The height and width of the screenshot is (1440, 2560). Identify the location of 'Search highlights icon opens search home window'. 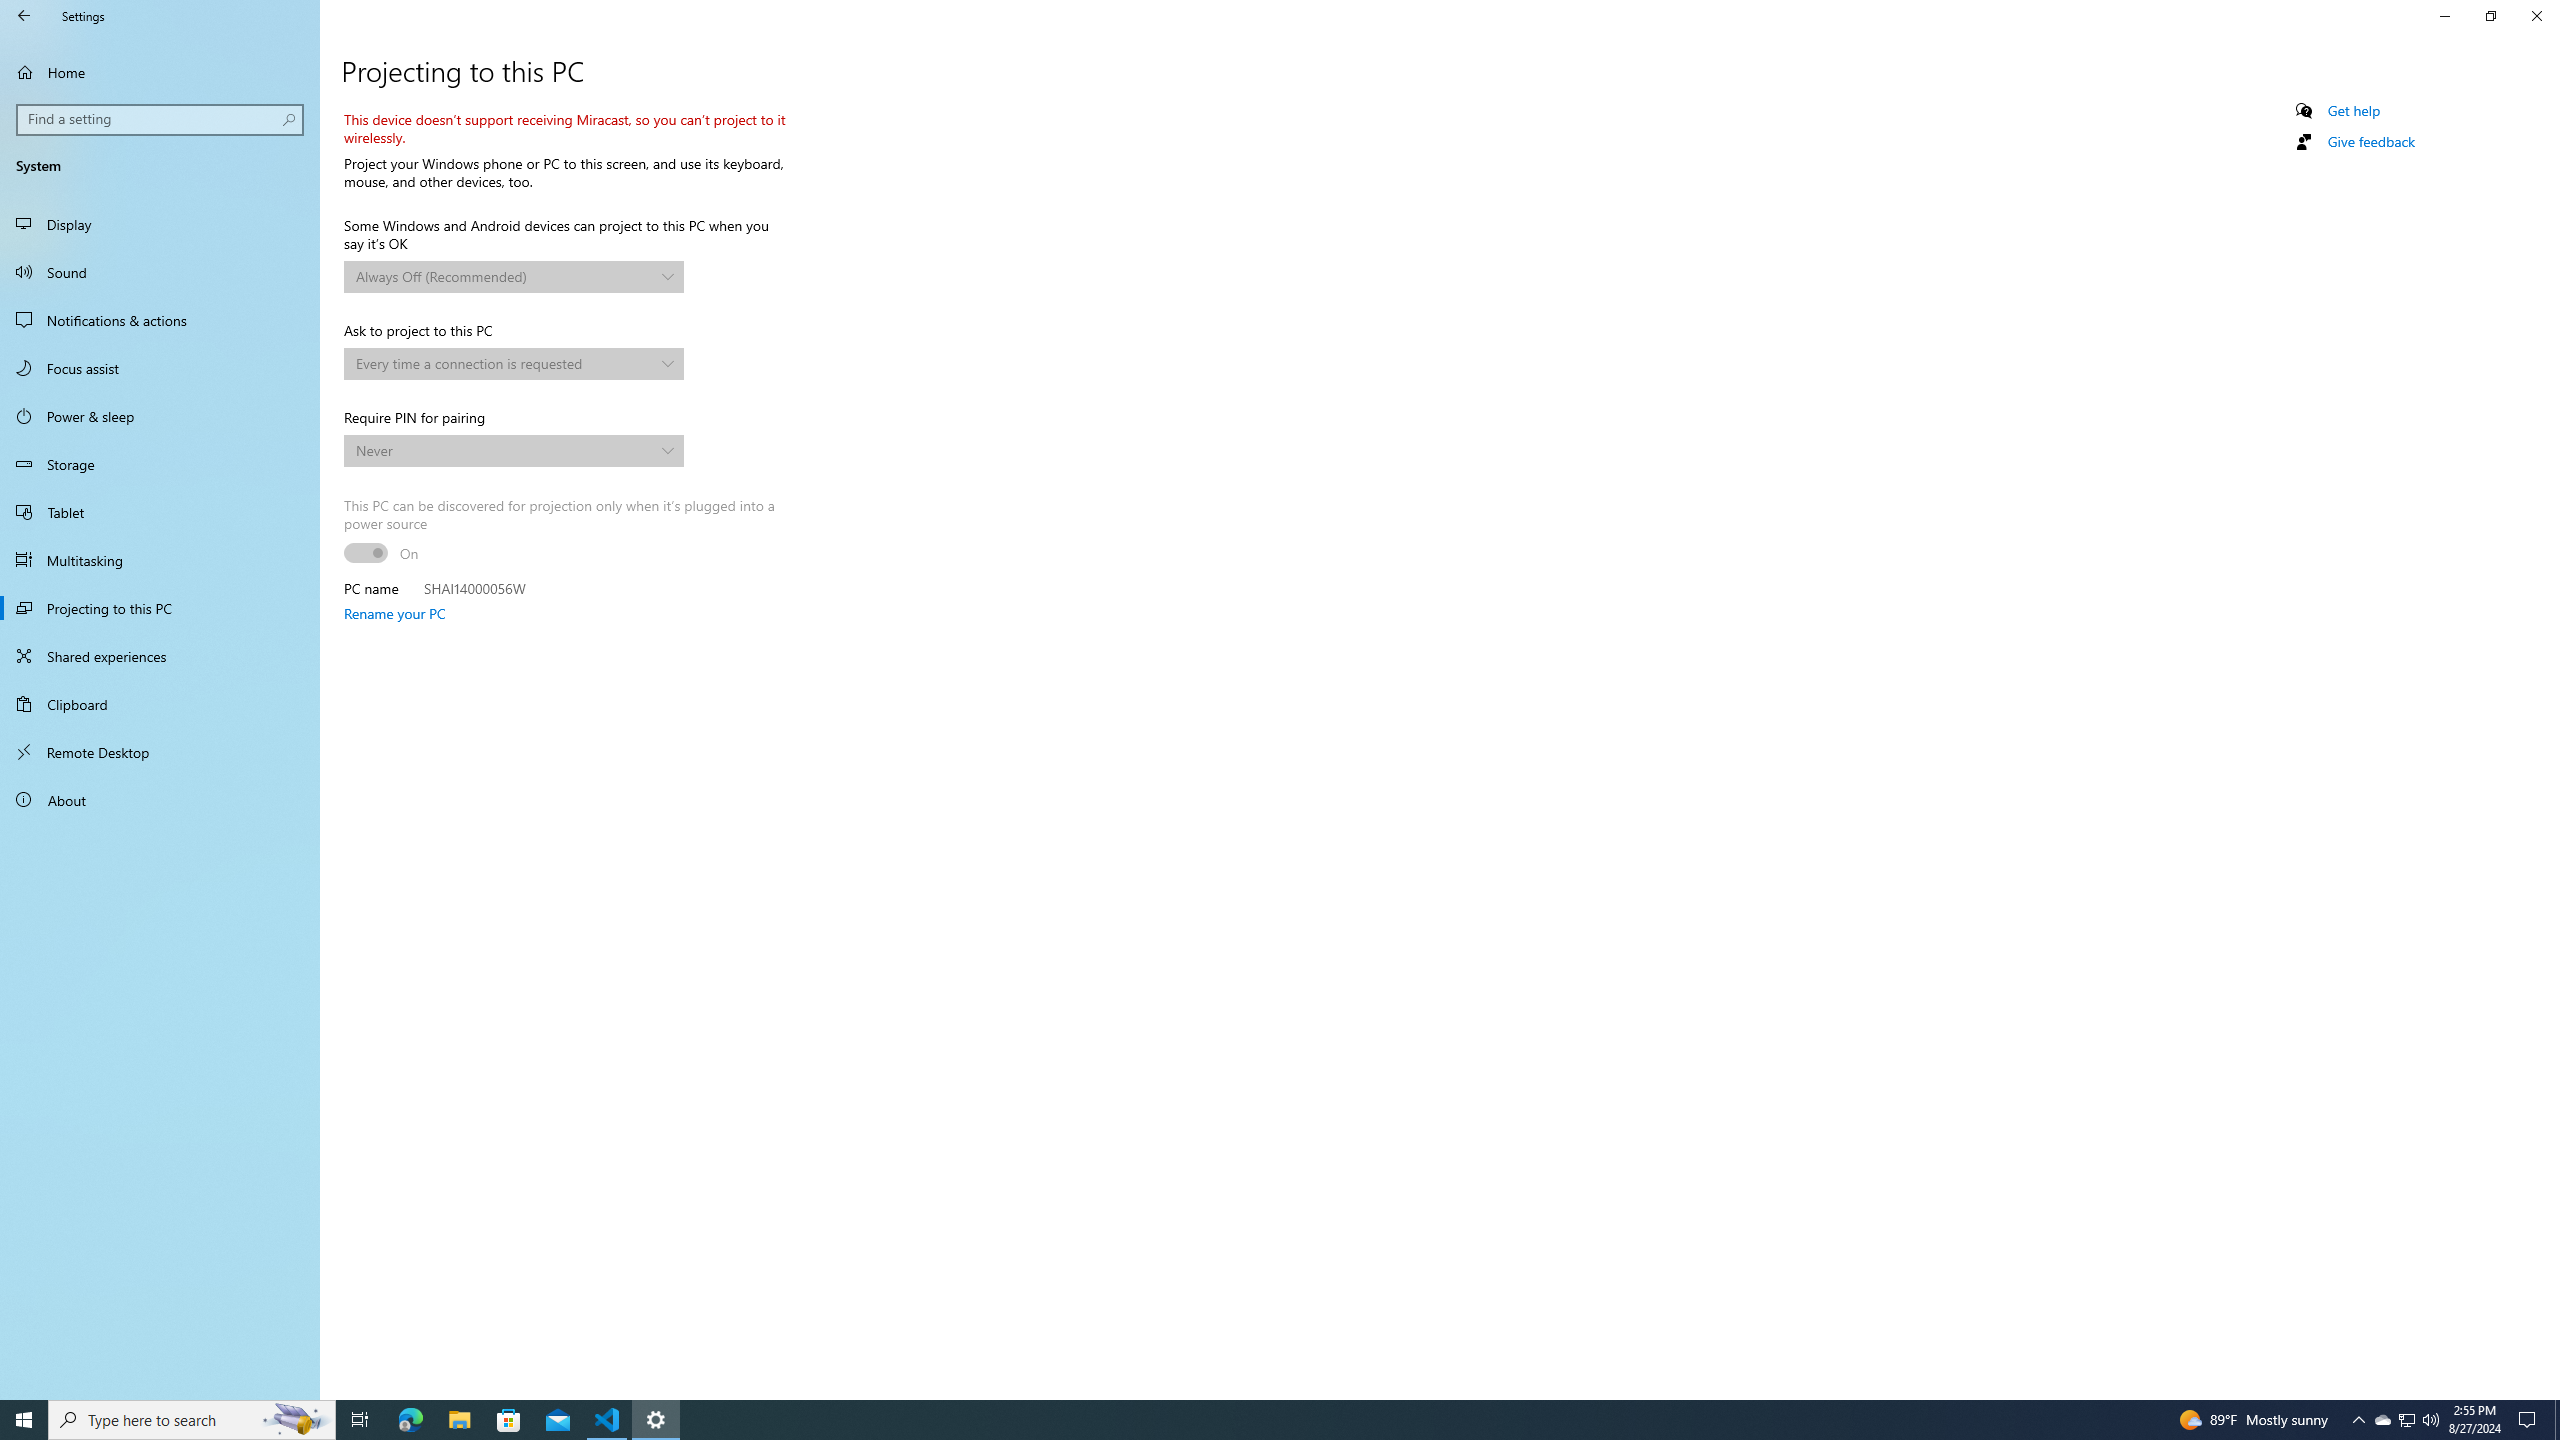
(294, 1418).